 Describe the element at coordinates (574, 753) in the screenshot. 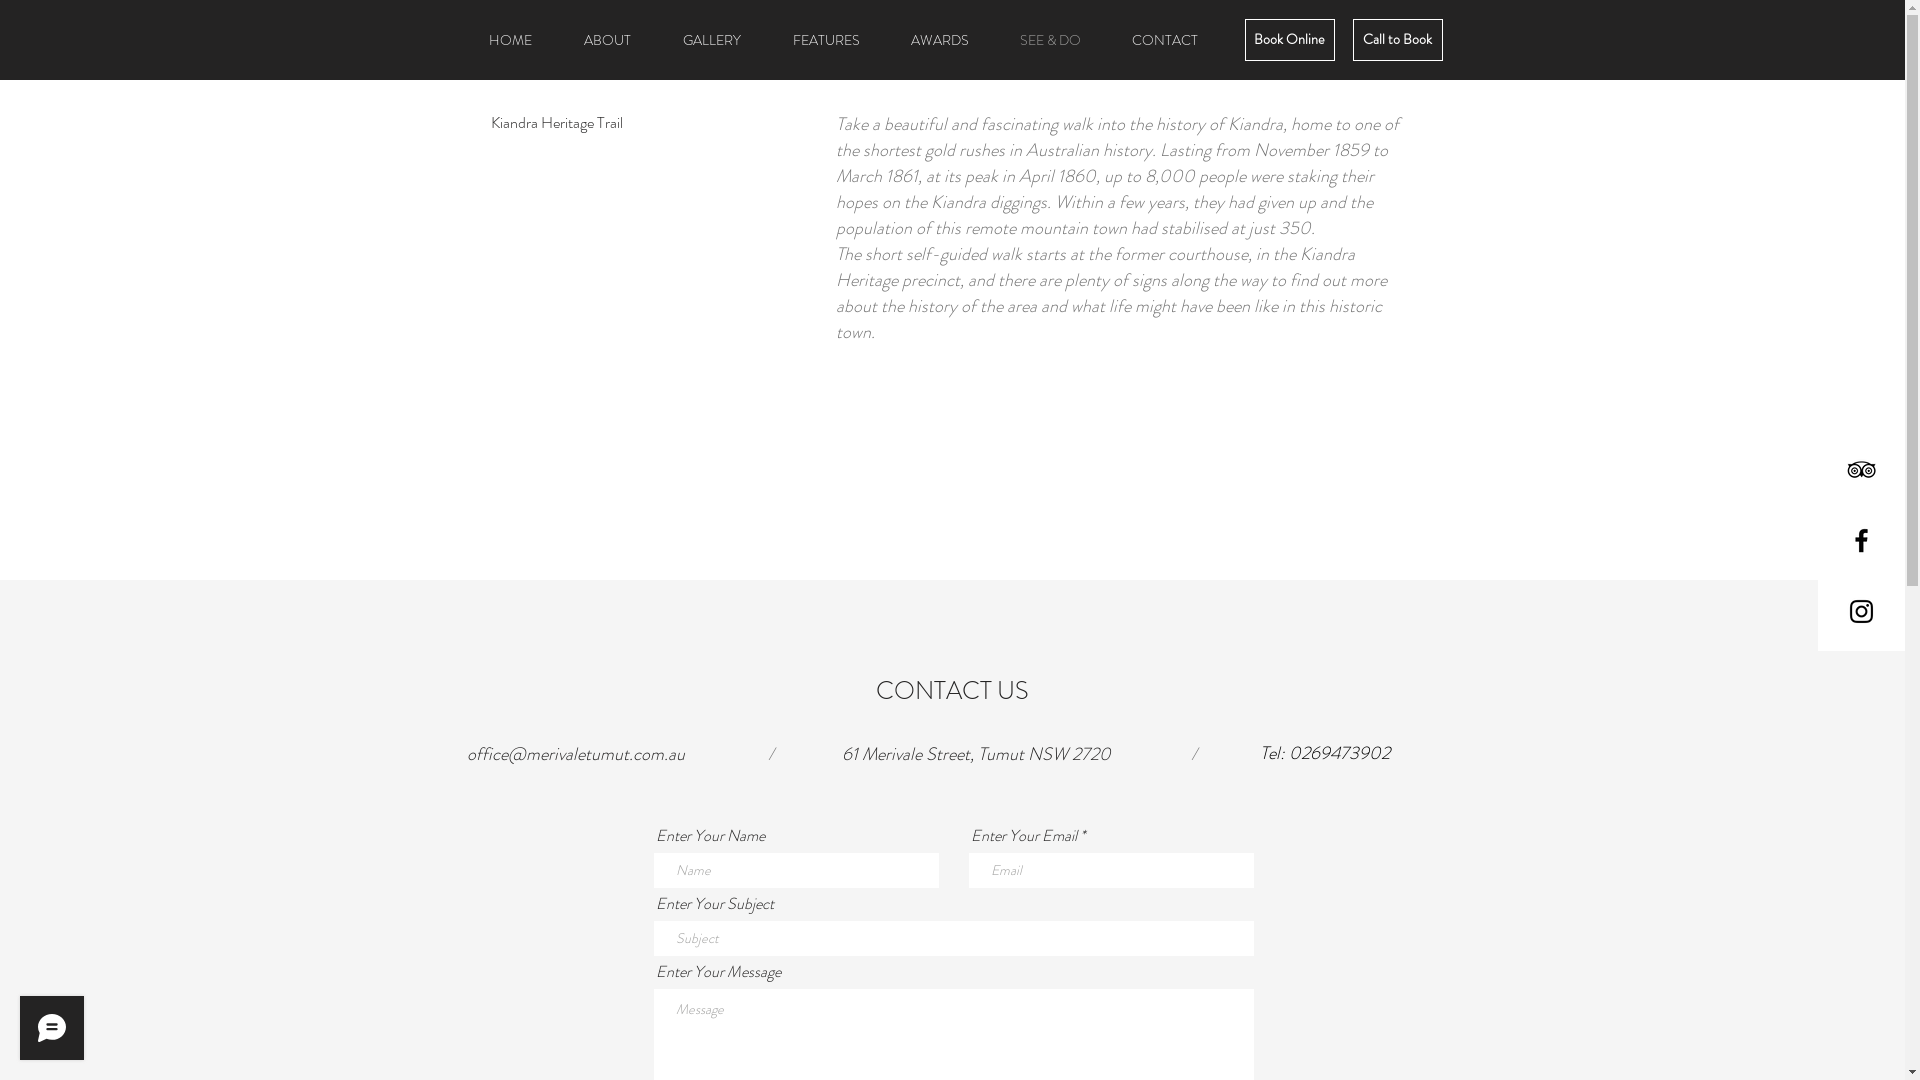

I see `'office@merivaletumut.com.au'` at that location.